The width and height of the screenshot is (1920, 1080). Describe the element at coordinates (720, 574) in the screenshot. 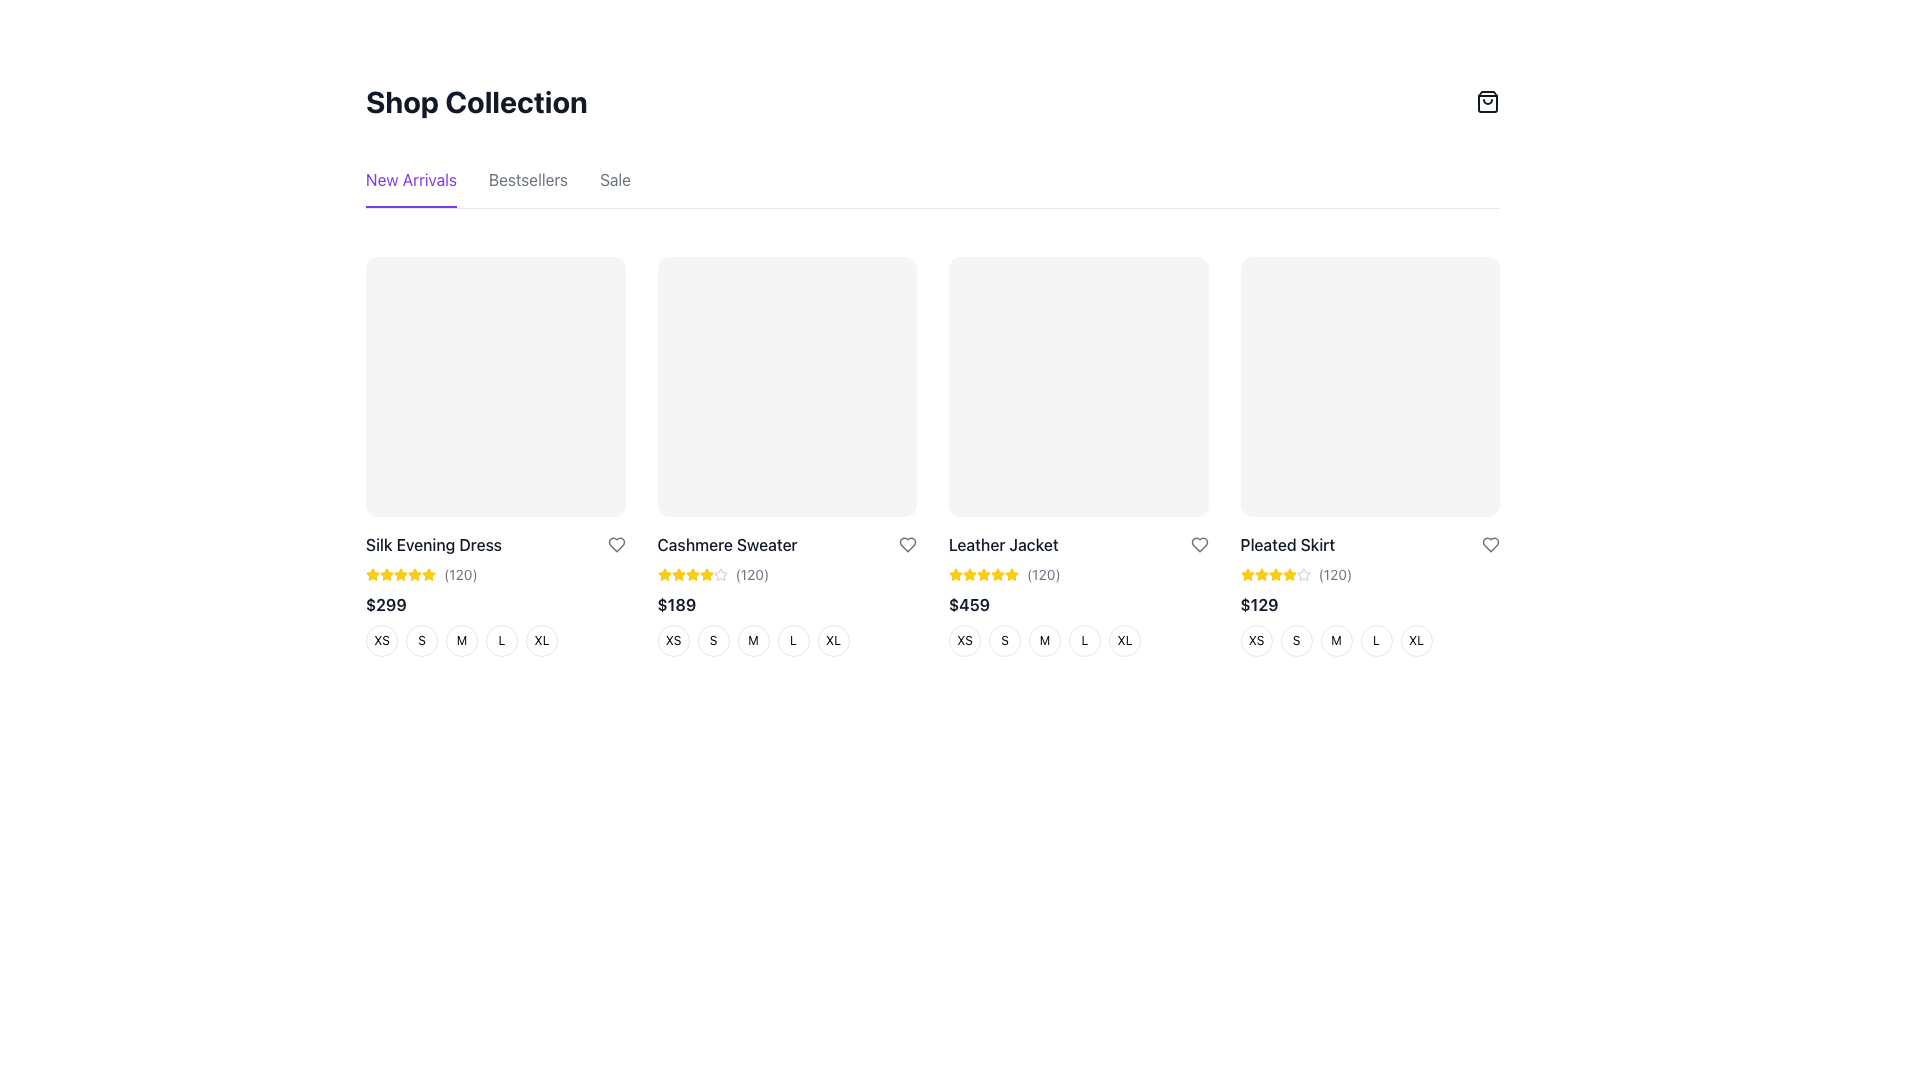

I see `the fifth star icon in the rating system for the 'Cashmere Sweater' product` at that location.